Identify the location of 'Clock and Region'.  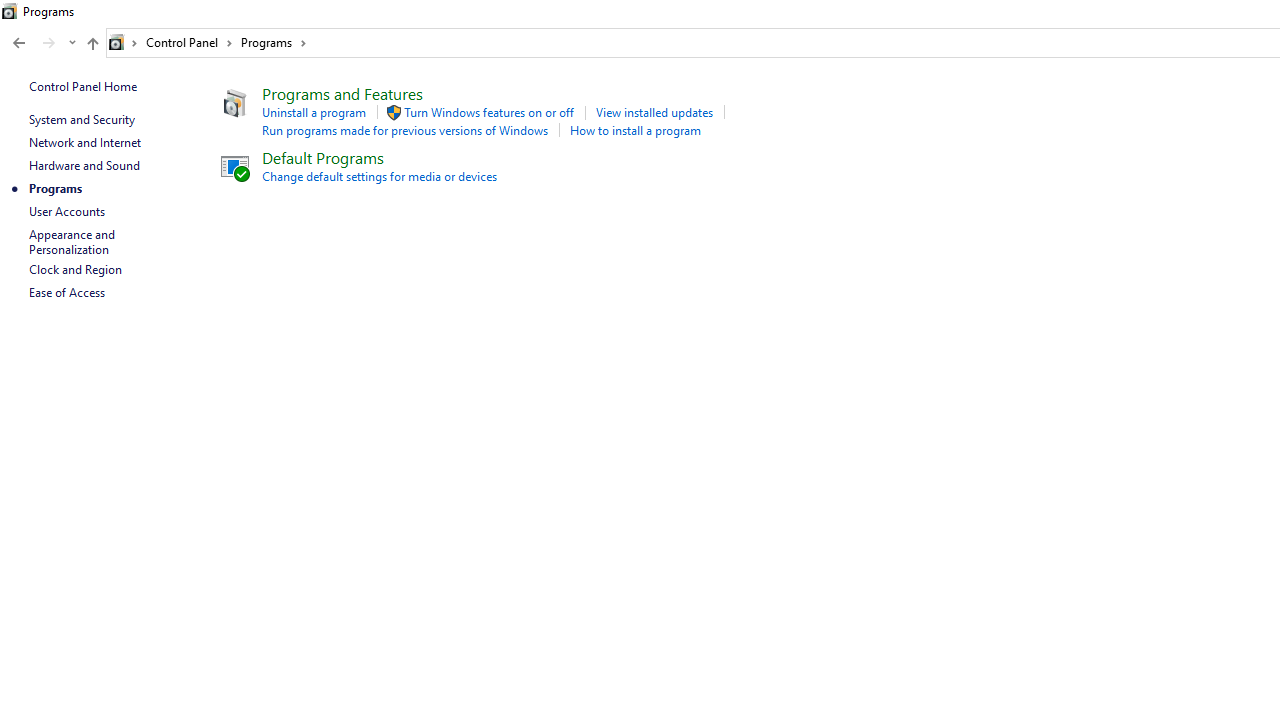
(75, 268).